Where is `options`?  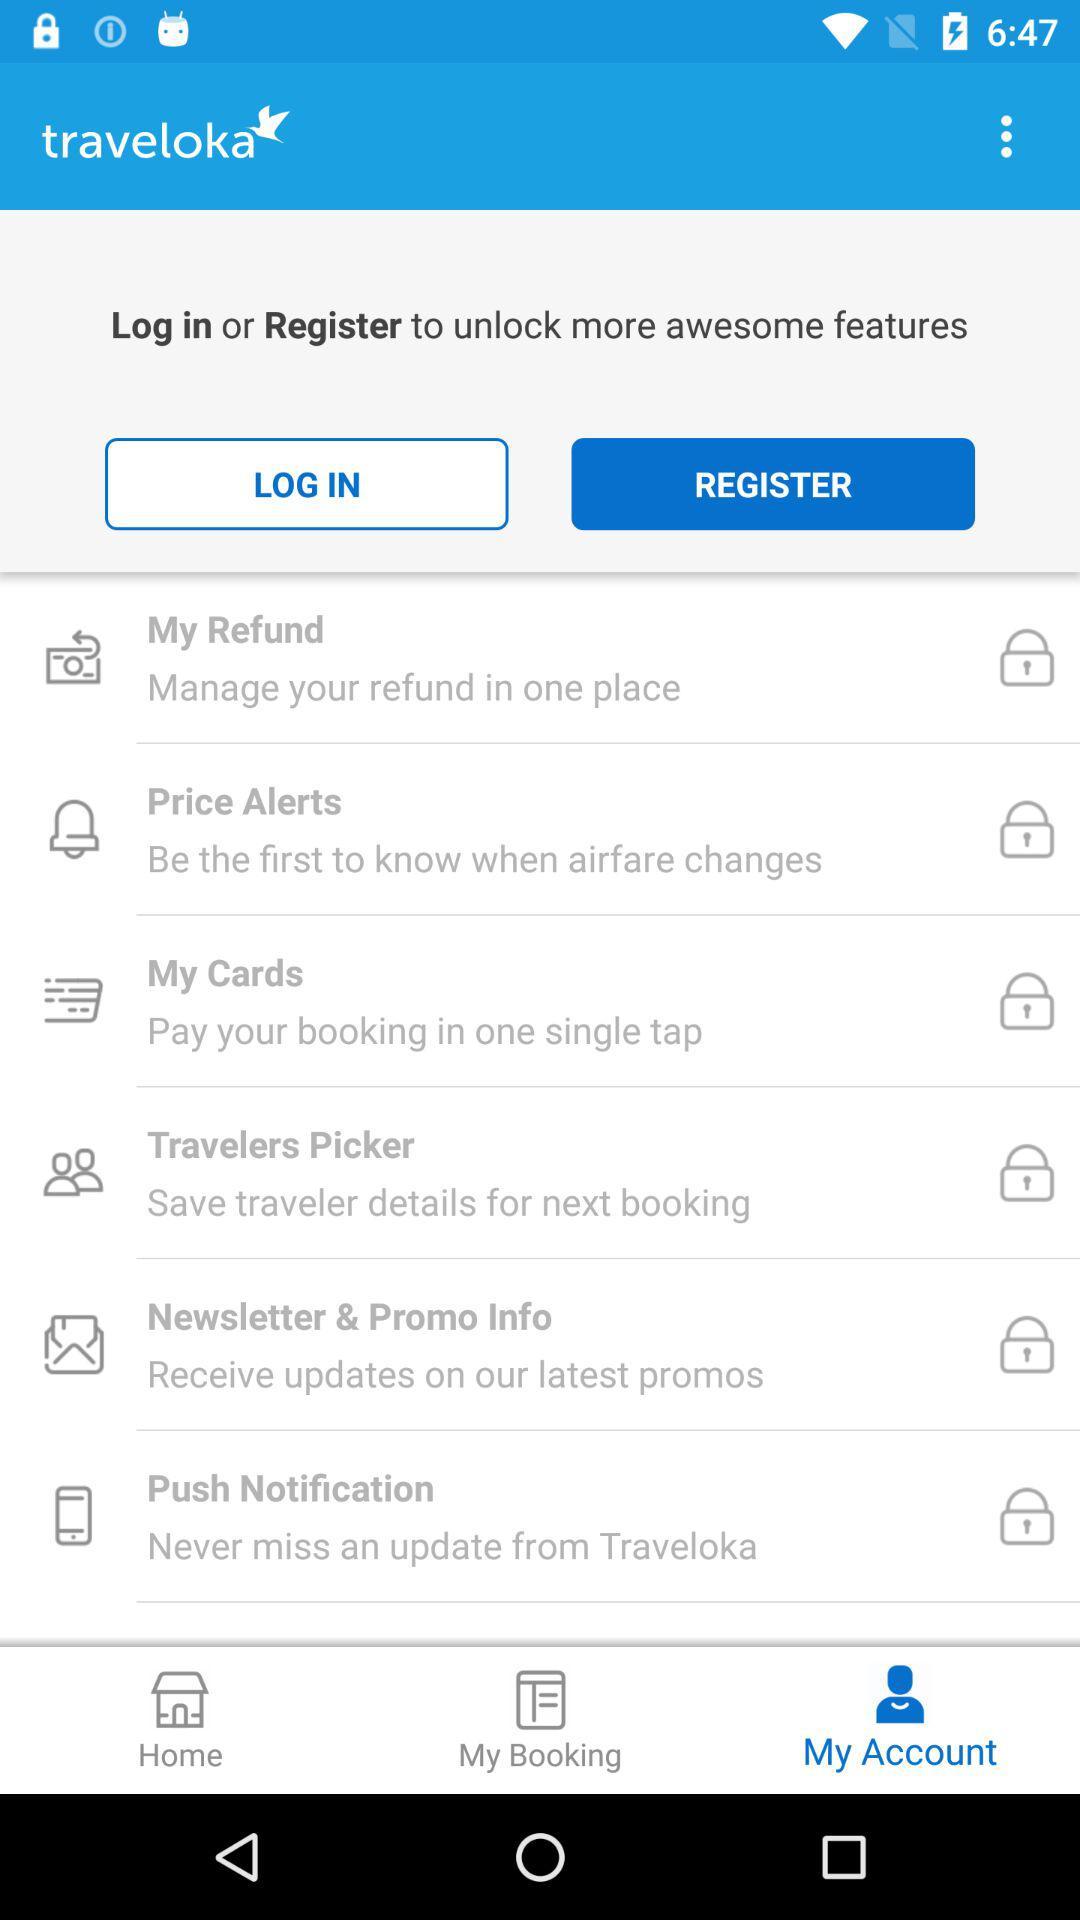
options is located at coordinates (1006, 135).